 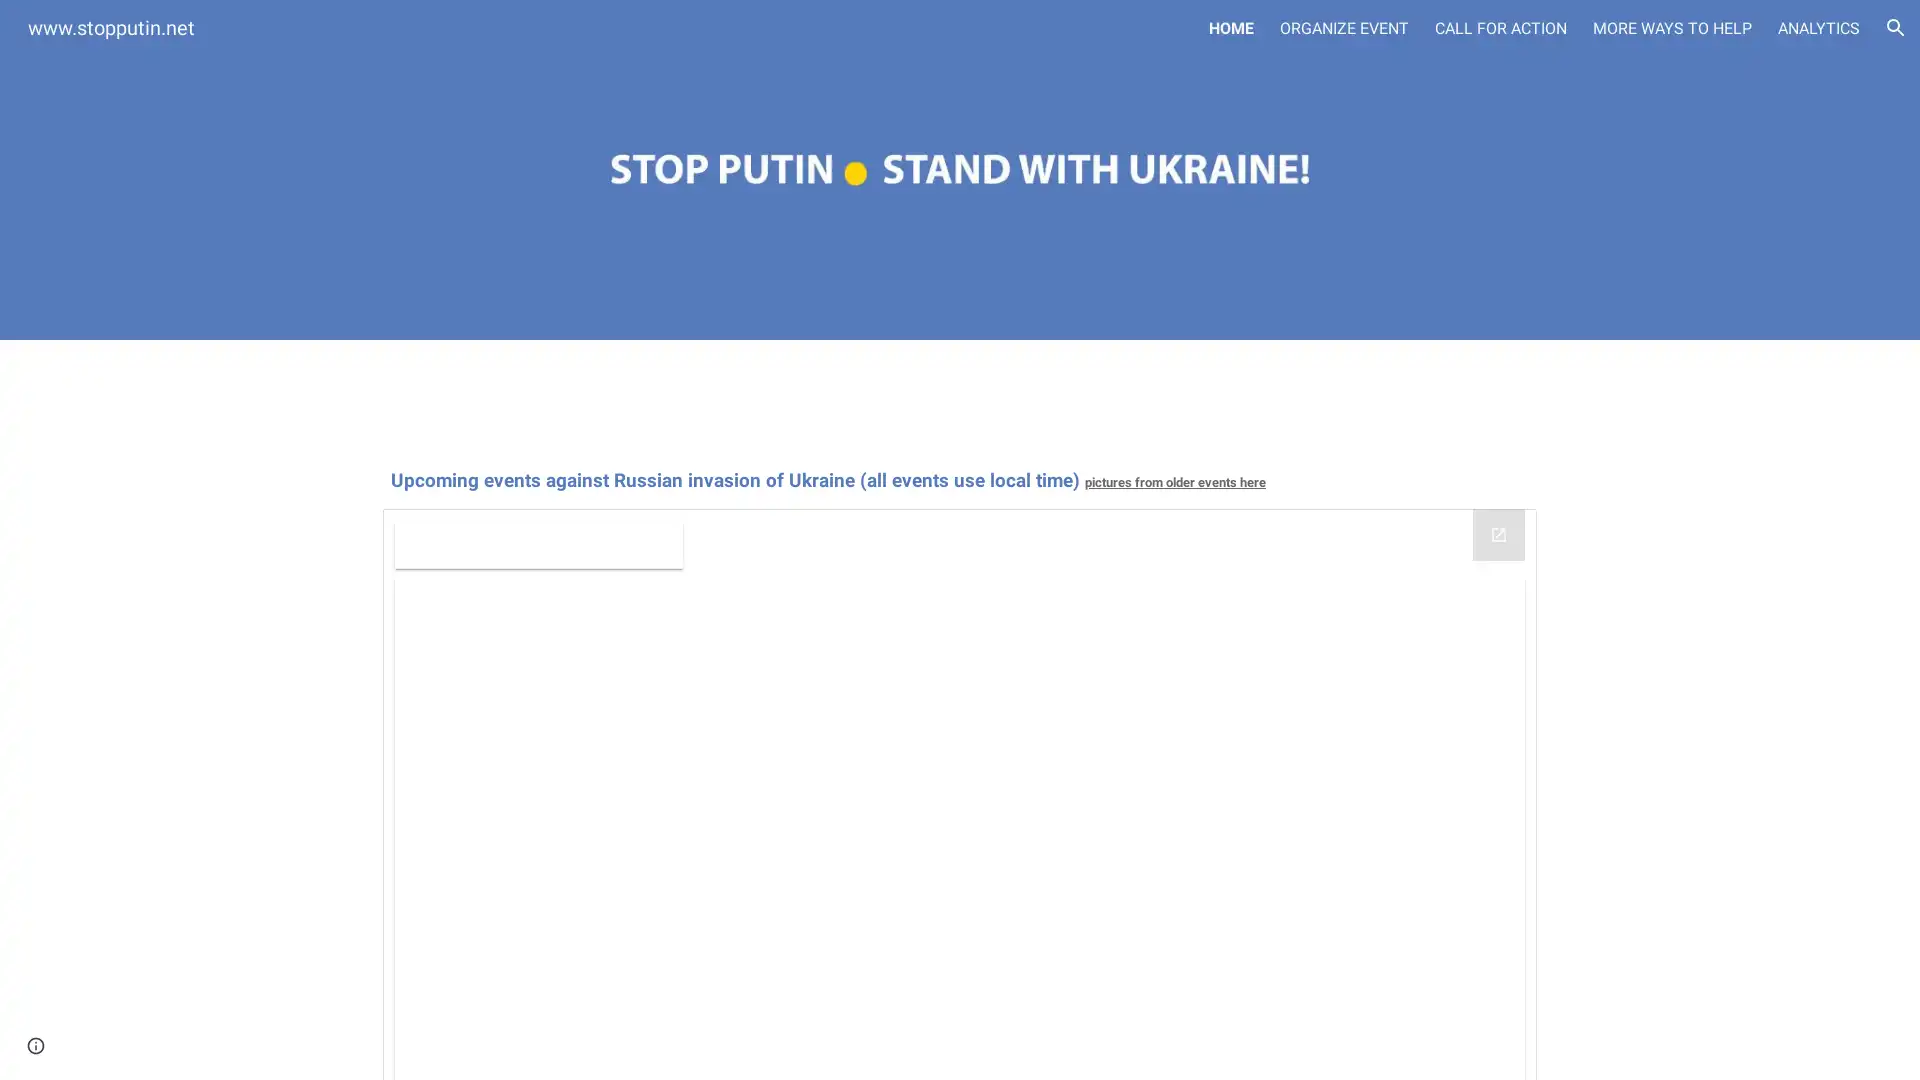 I want to click on Skip to navigation, so click(x=1139, y=37).